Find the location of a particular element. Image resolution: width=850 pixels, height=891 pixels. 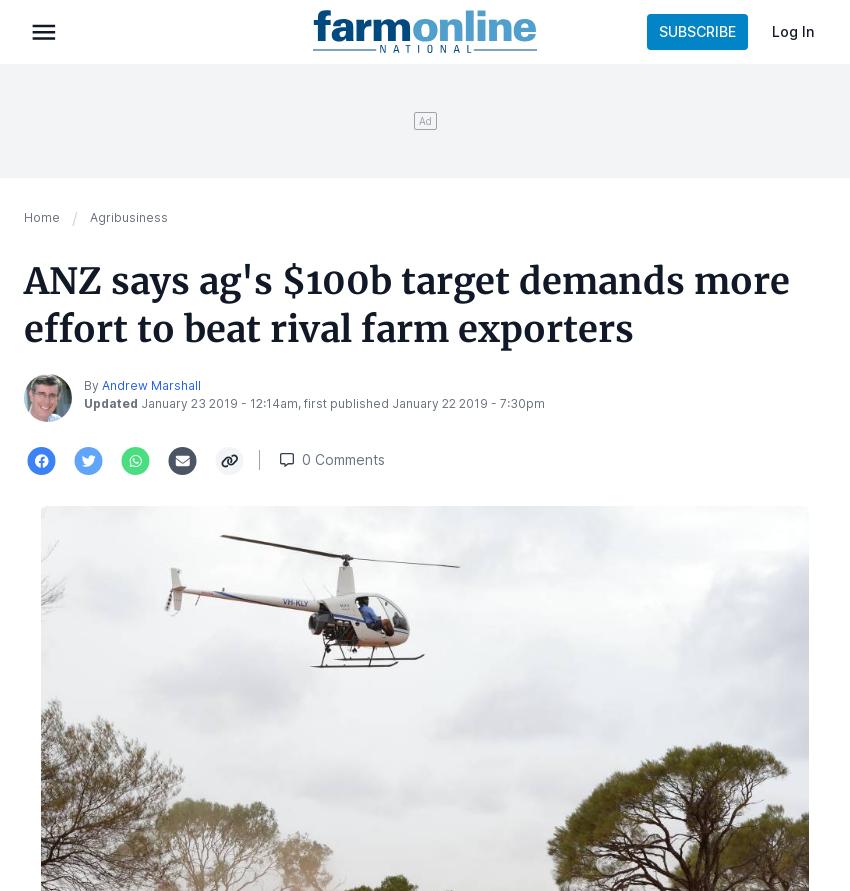

's' is located at coordinates (380, 458).